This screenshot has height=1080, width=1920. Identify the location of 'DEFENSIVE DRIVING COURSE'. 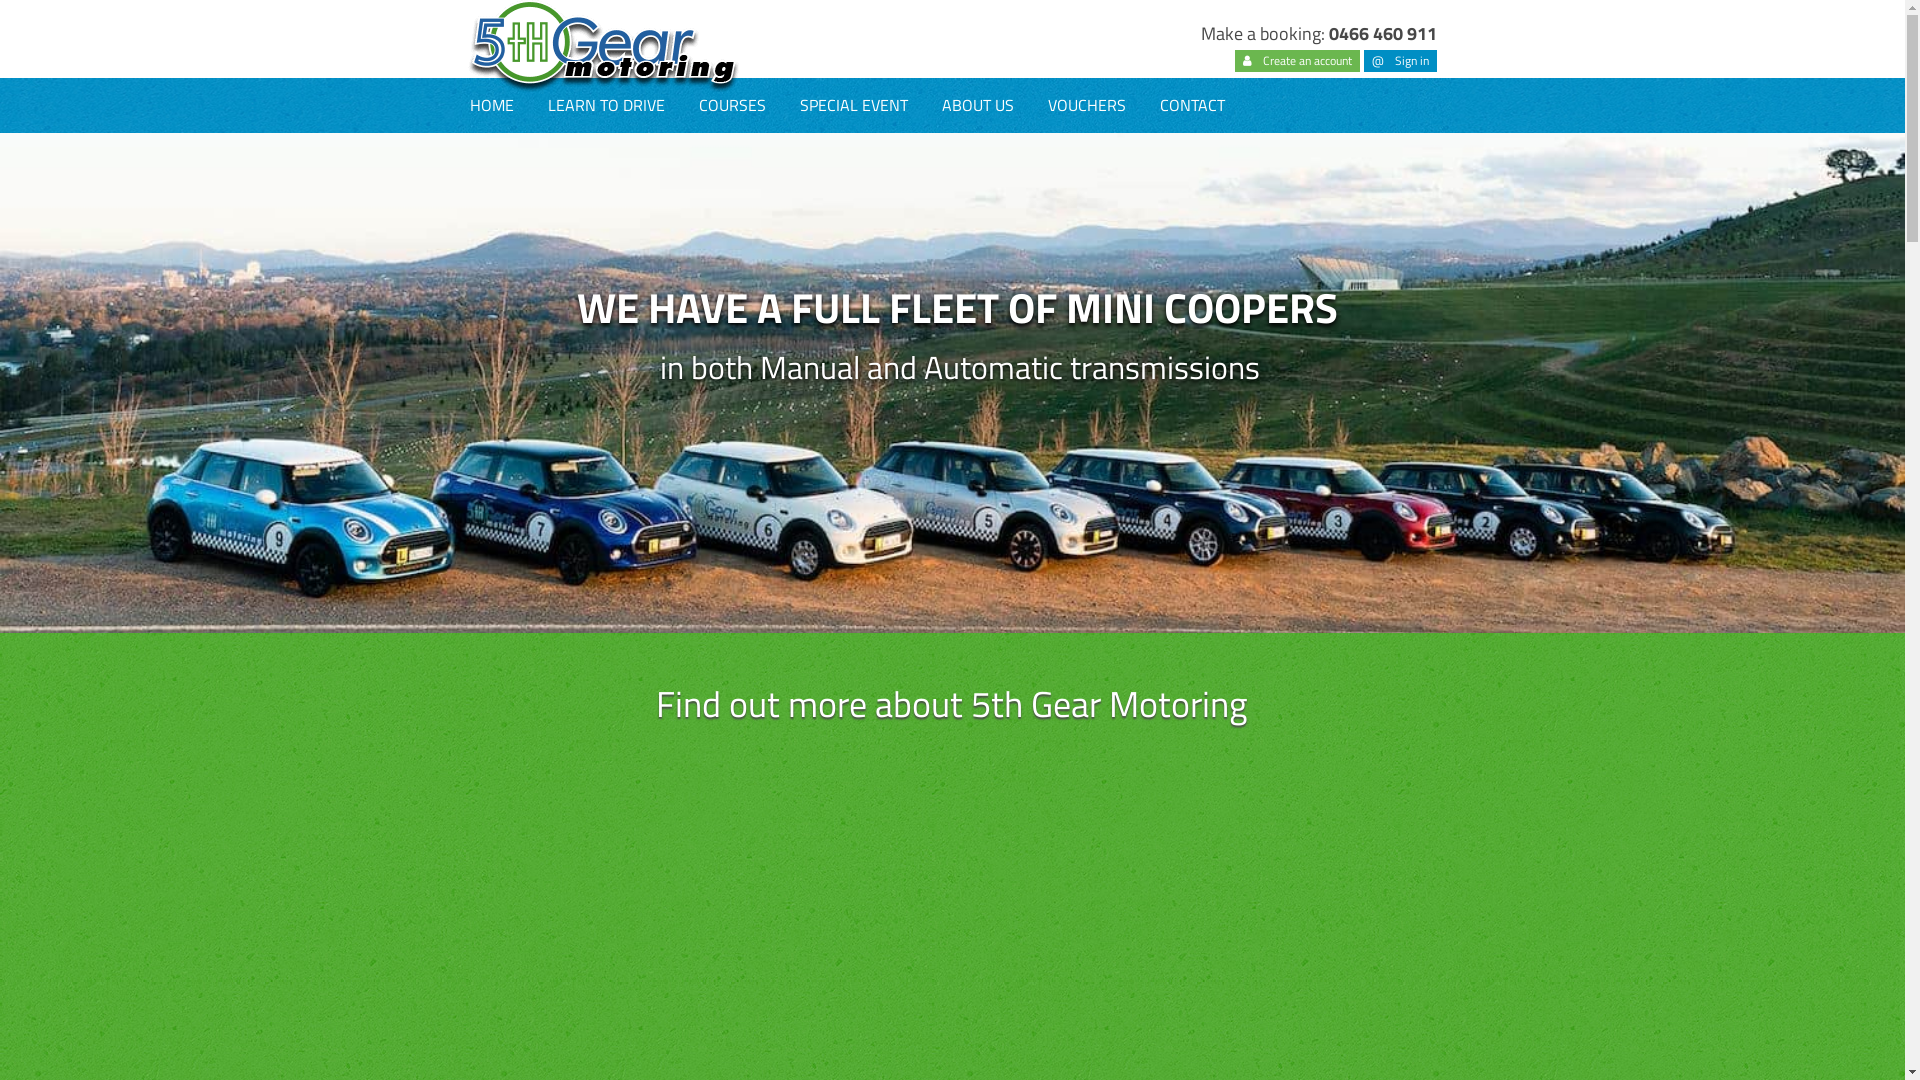
(731, 159).